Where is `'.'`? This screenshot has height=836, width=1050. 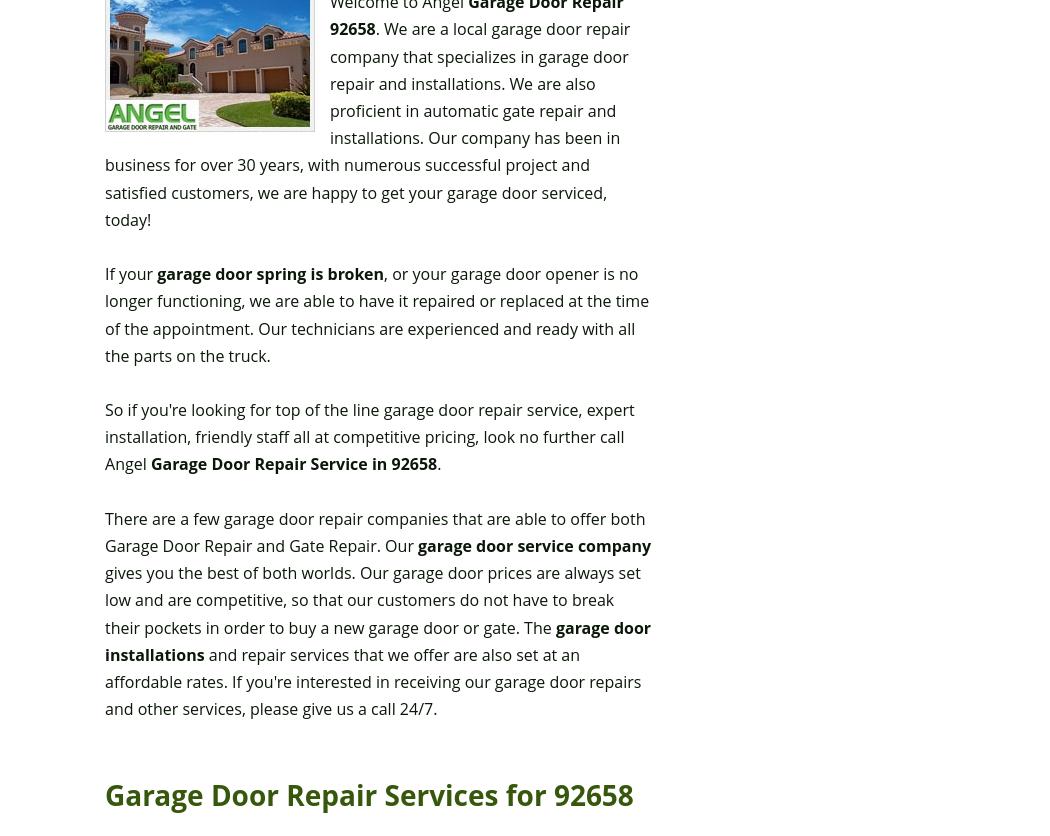
'.' is located at coordinates (438, 463).